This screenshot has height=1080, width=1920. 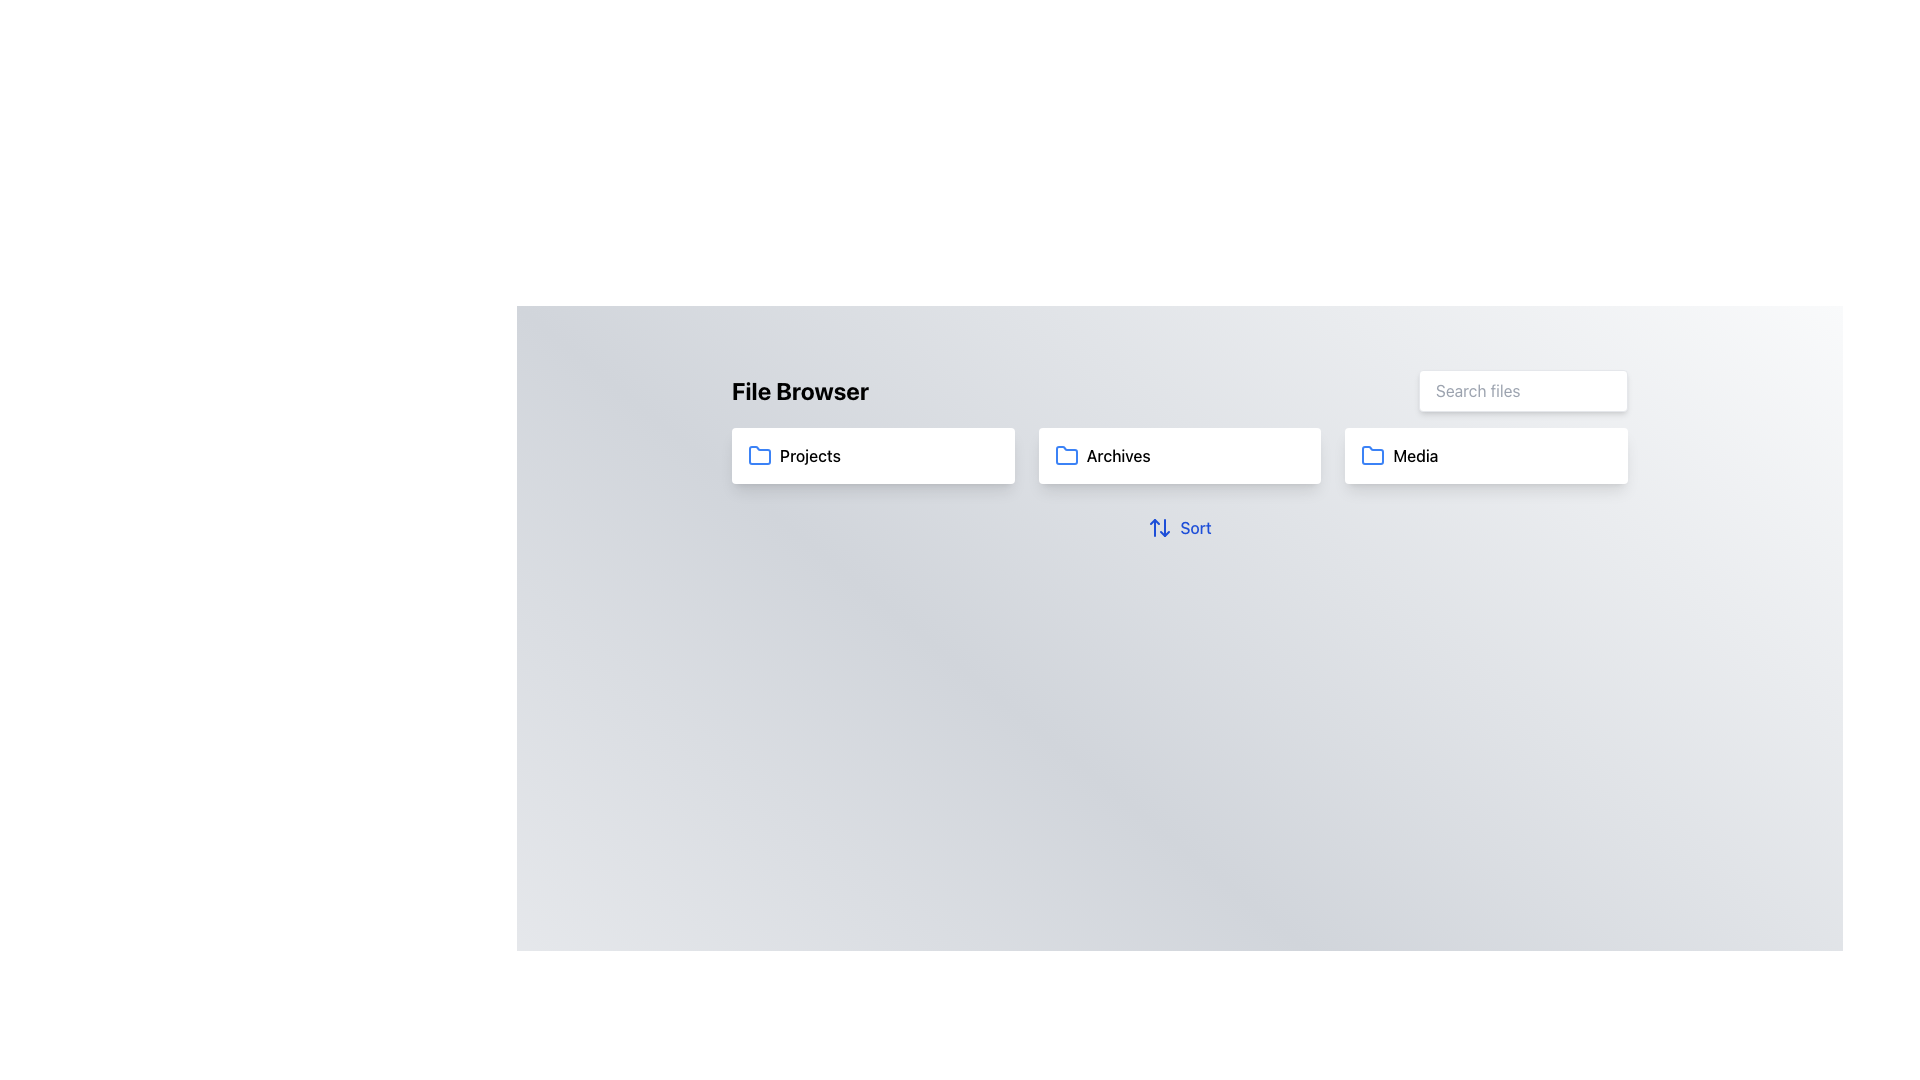 What do you see at coordinates (1065, 455) in the screenshot?
I see `the folder icon with a blue outline, located` at bounding box center [1065, 455].